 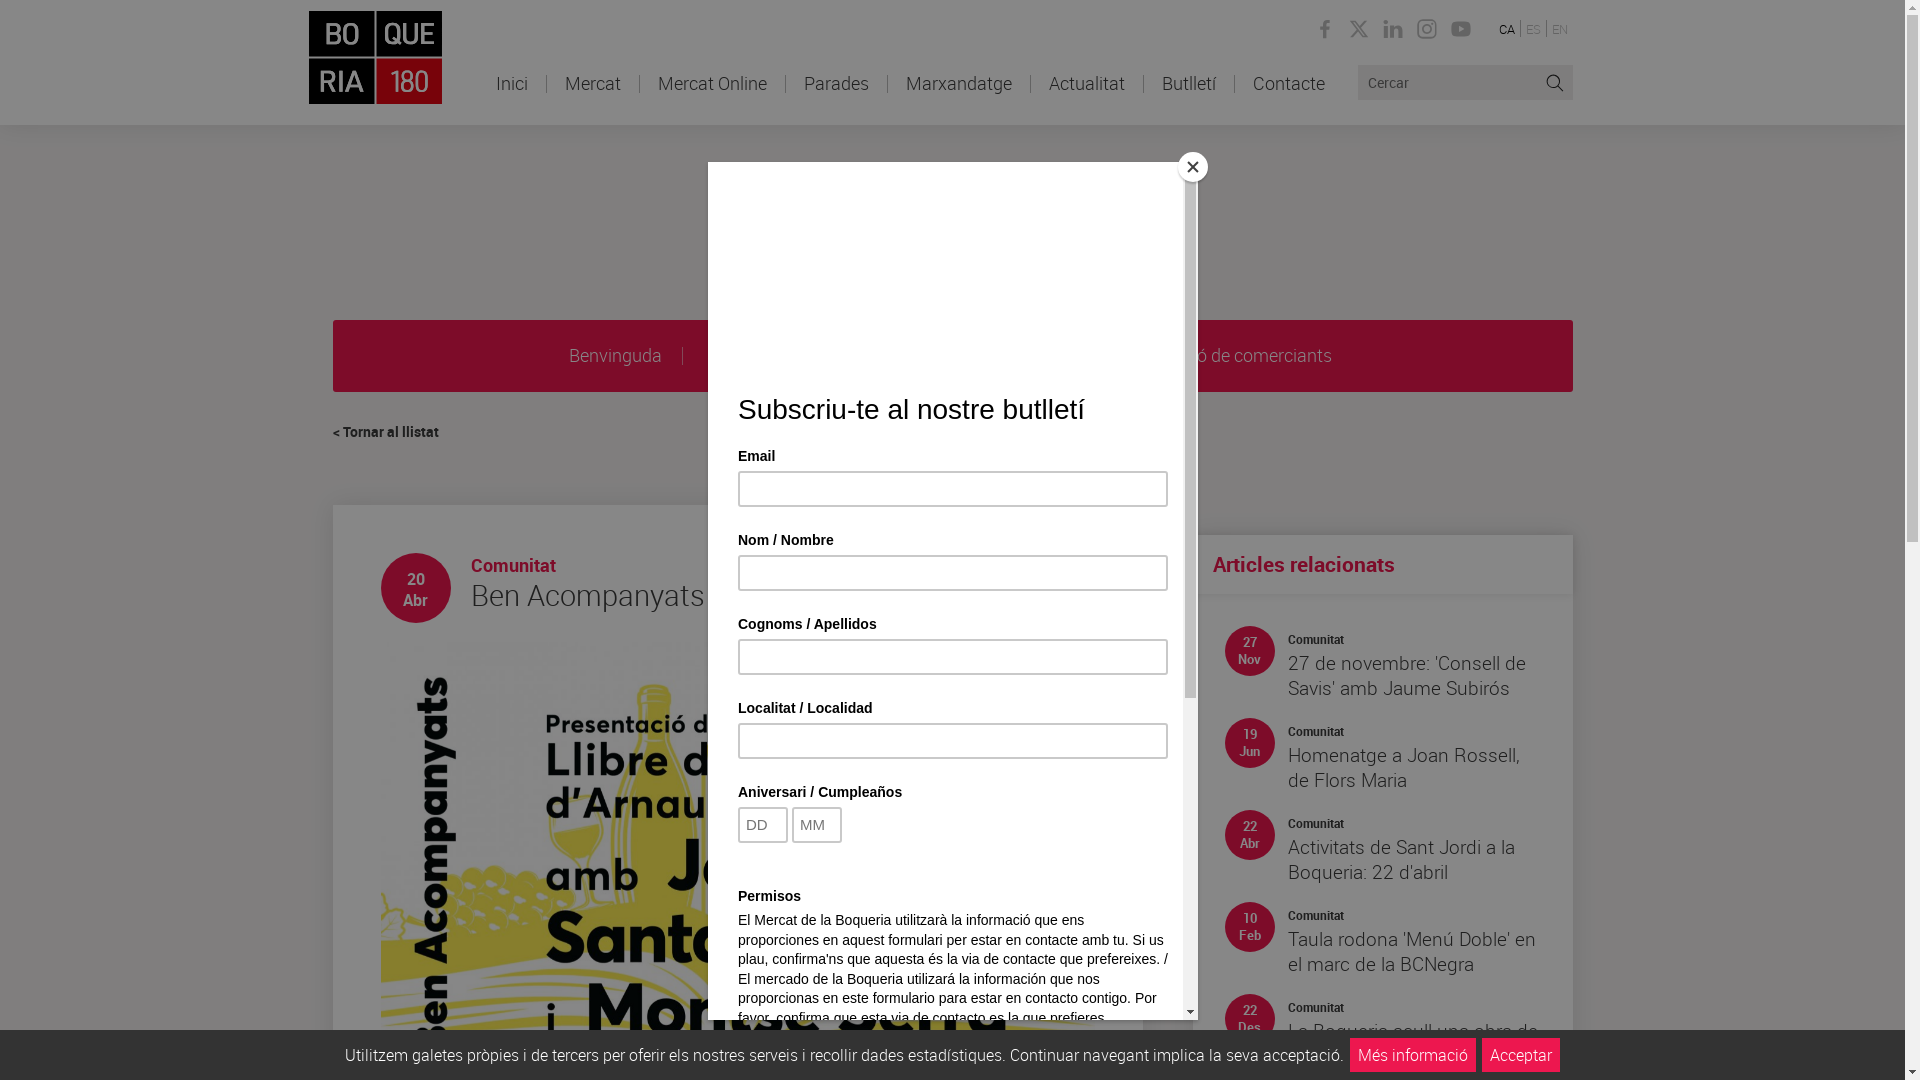 What do you see at coordinates (331, 431) in the screenshot?
I see `'< Tornar al llistat'` at bounding box center [331, 431].